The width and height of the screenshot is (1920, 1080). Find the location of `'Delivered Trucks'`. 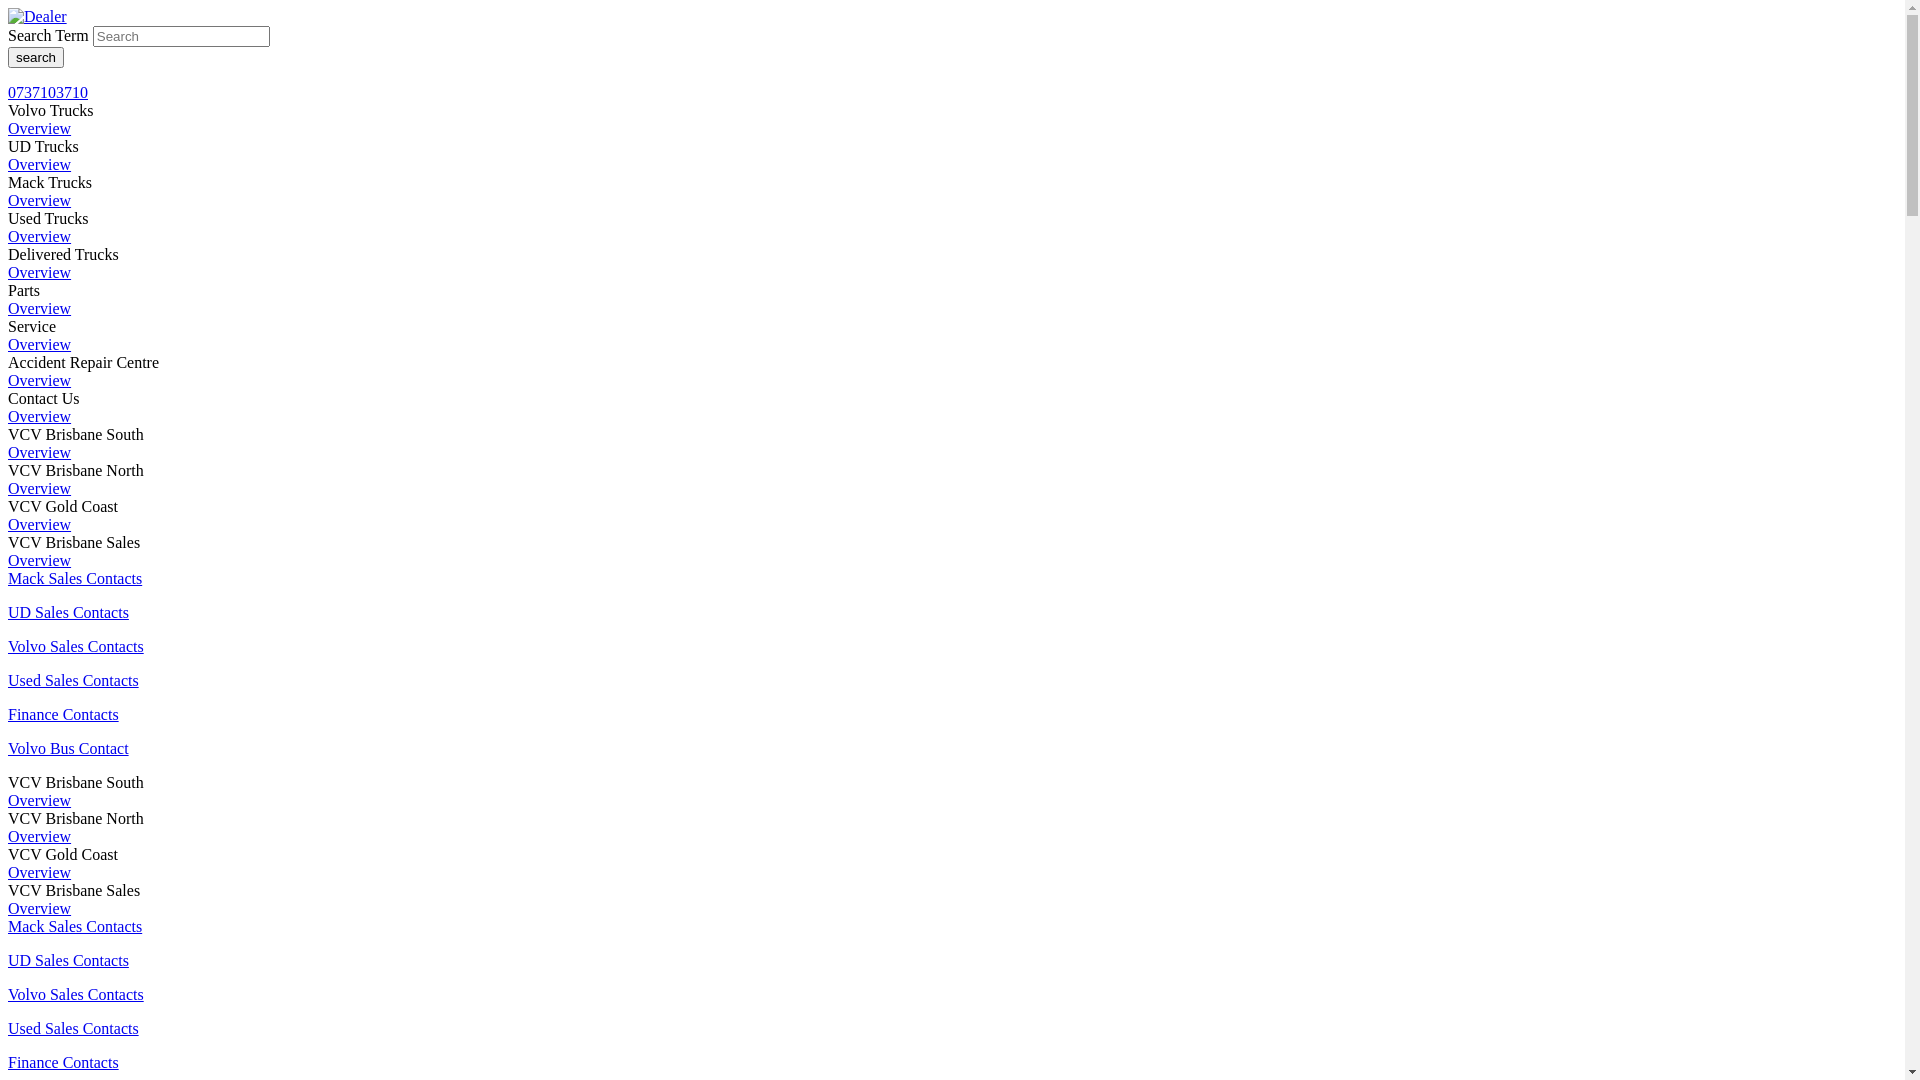

'Delivered Trucks' is located at coordinates (63, 253).